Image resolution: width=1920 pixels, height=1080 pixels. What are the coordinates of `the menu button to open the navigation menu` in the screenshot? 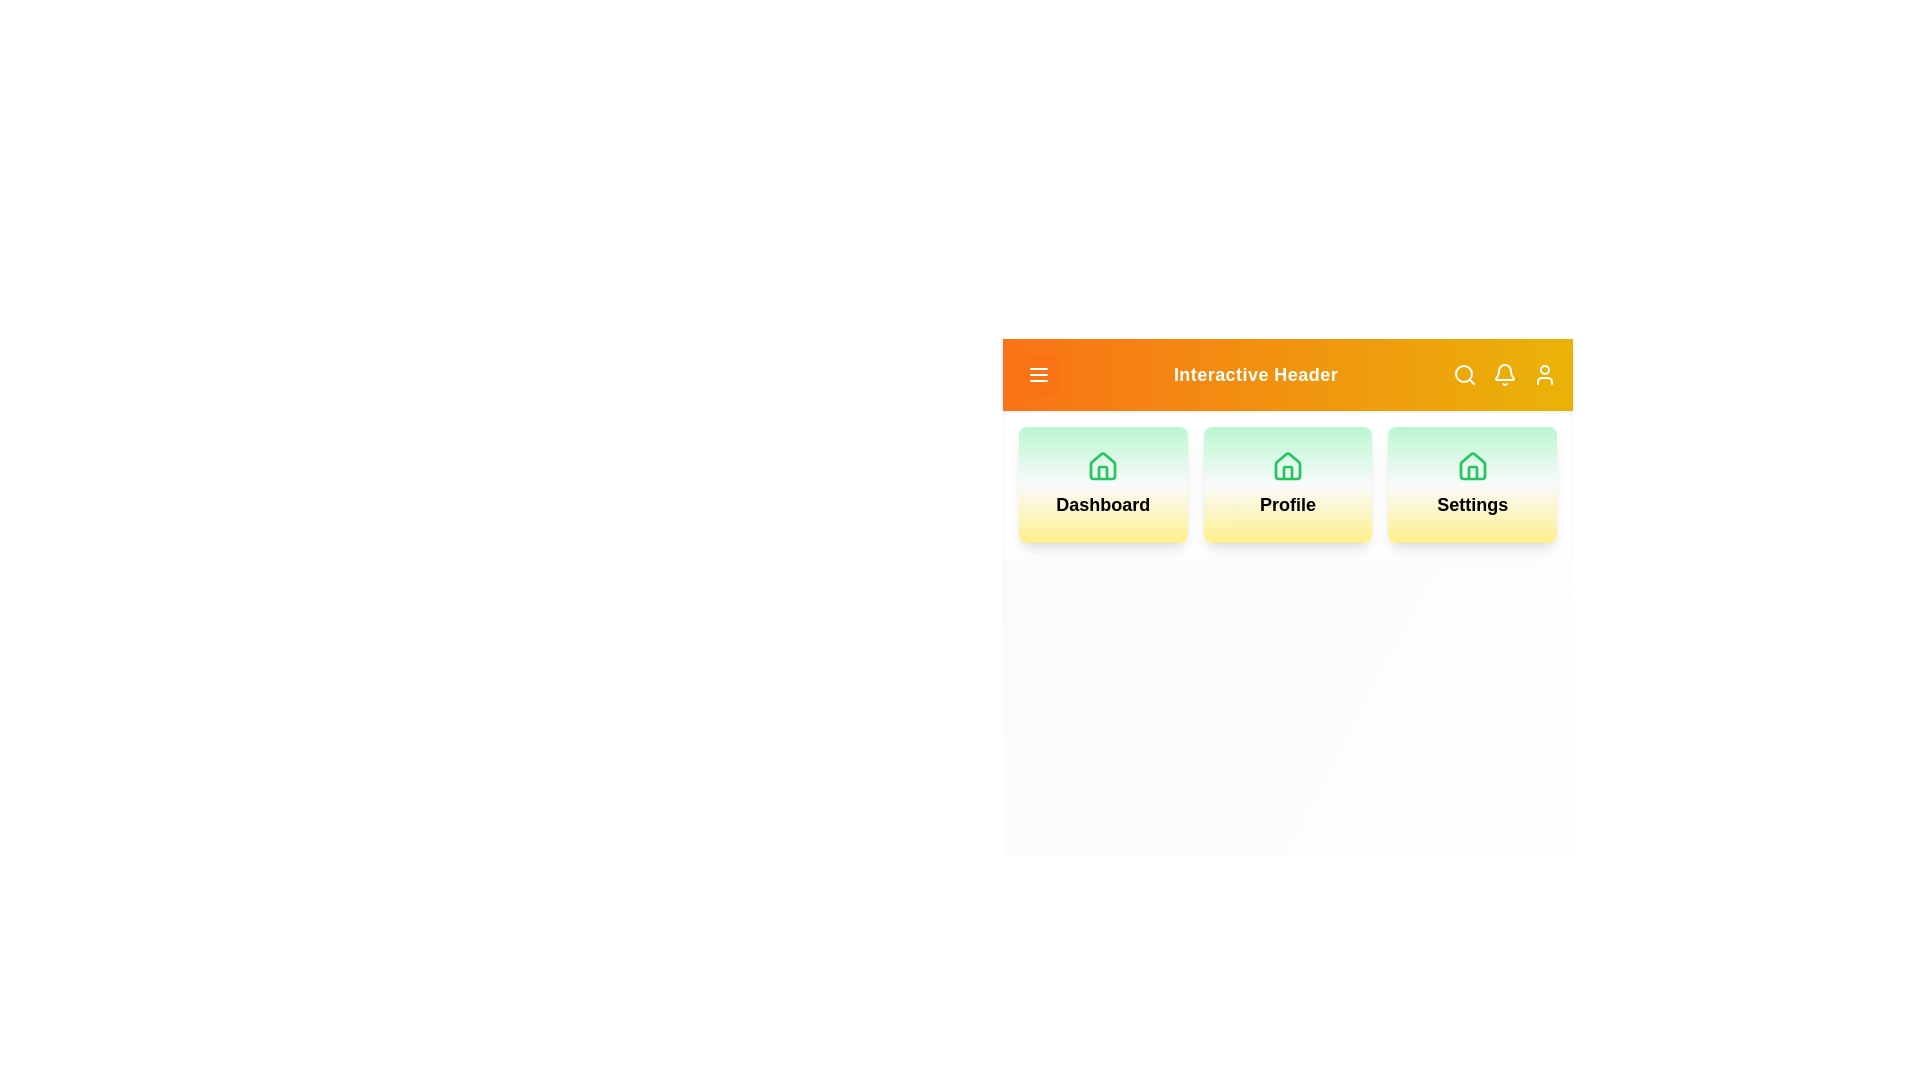 It's located at (1038, 374).